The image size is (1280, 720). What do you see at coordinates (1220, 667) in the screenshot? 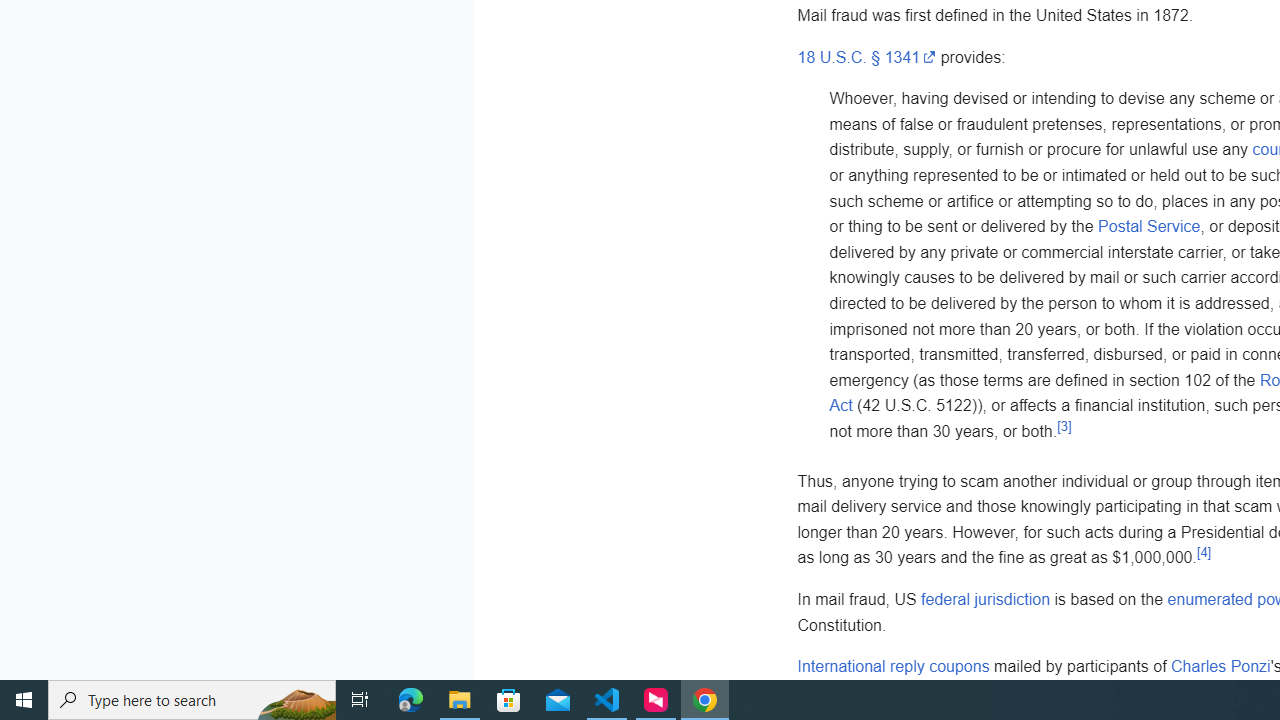
I see `'Charles Ponzi'` at bounding box center [1220, 667].